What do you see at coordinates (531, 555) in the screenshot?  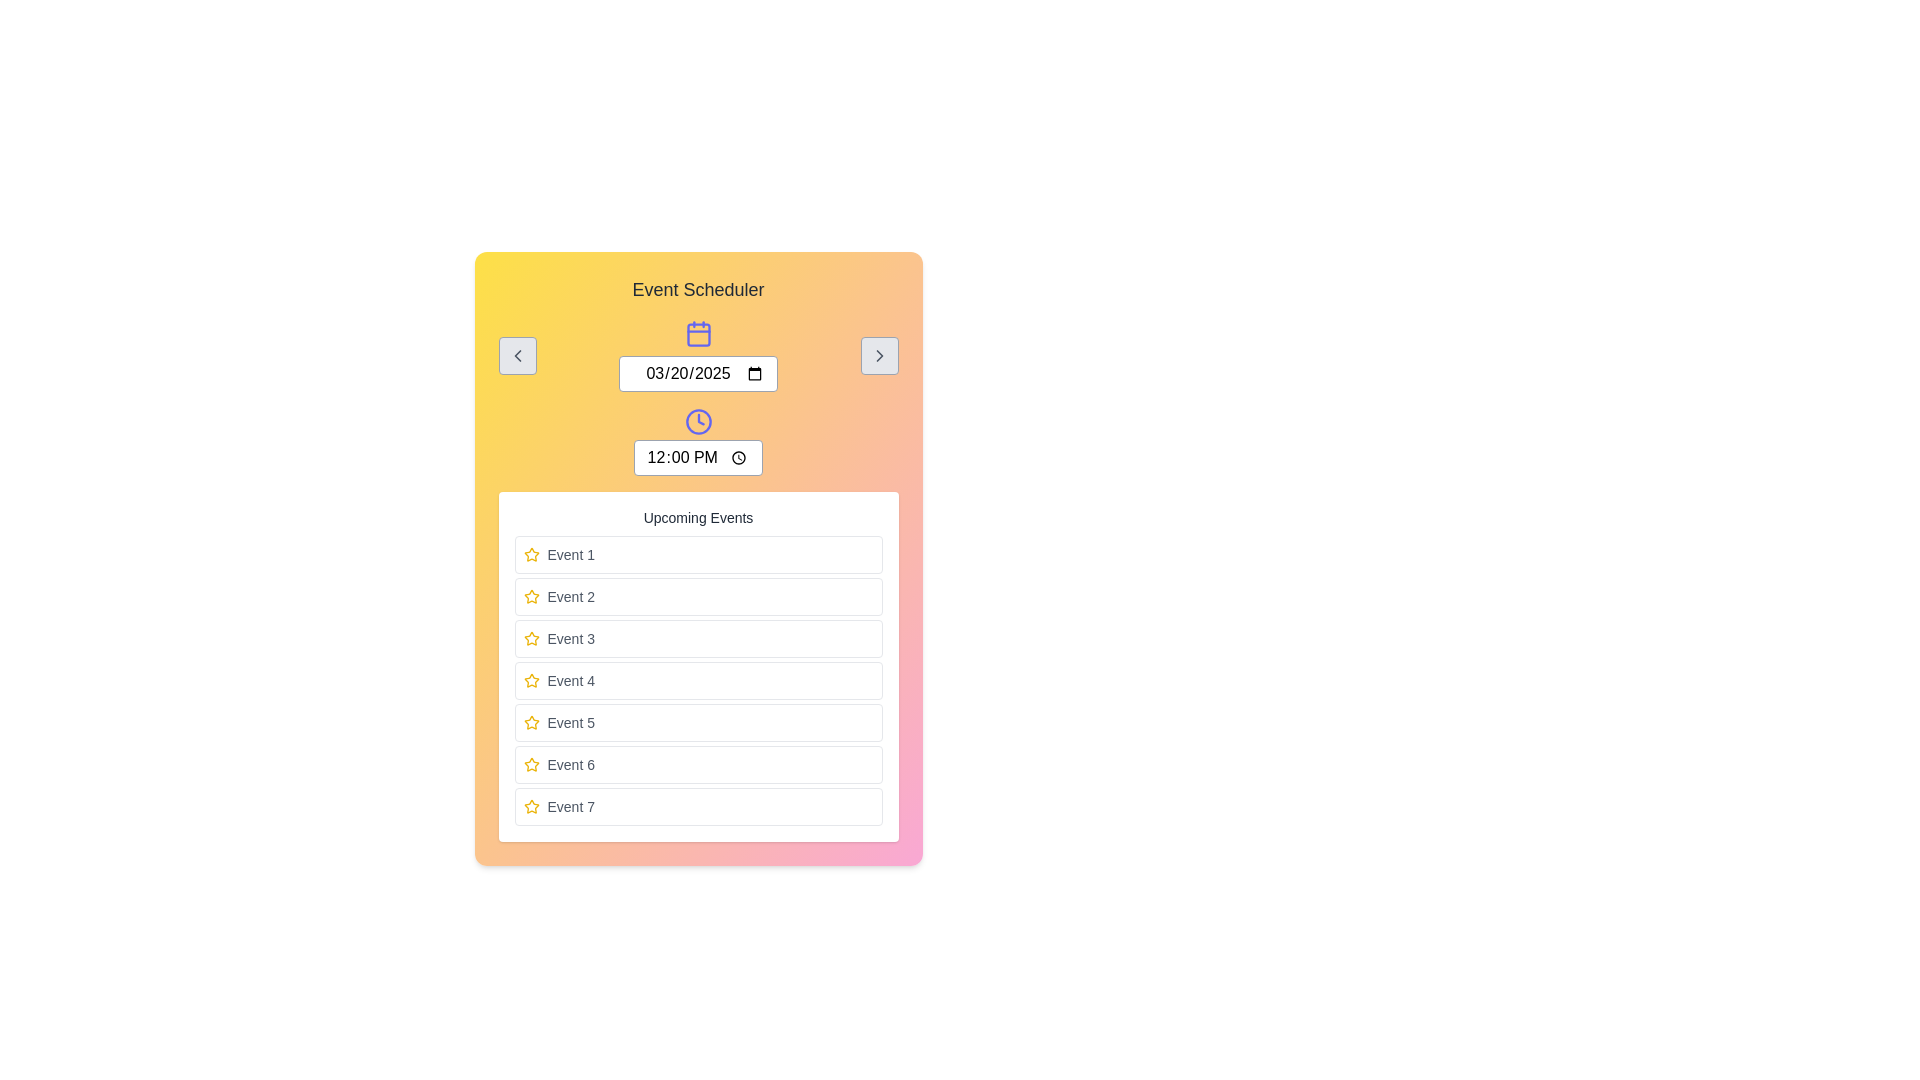 I see `the yellow star icon located to the left of the text 'Event 1'` at bounding box center [531, 555].